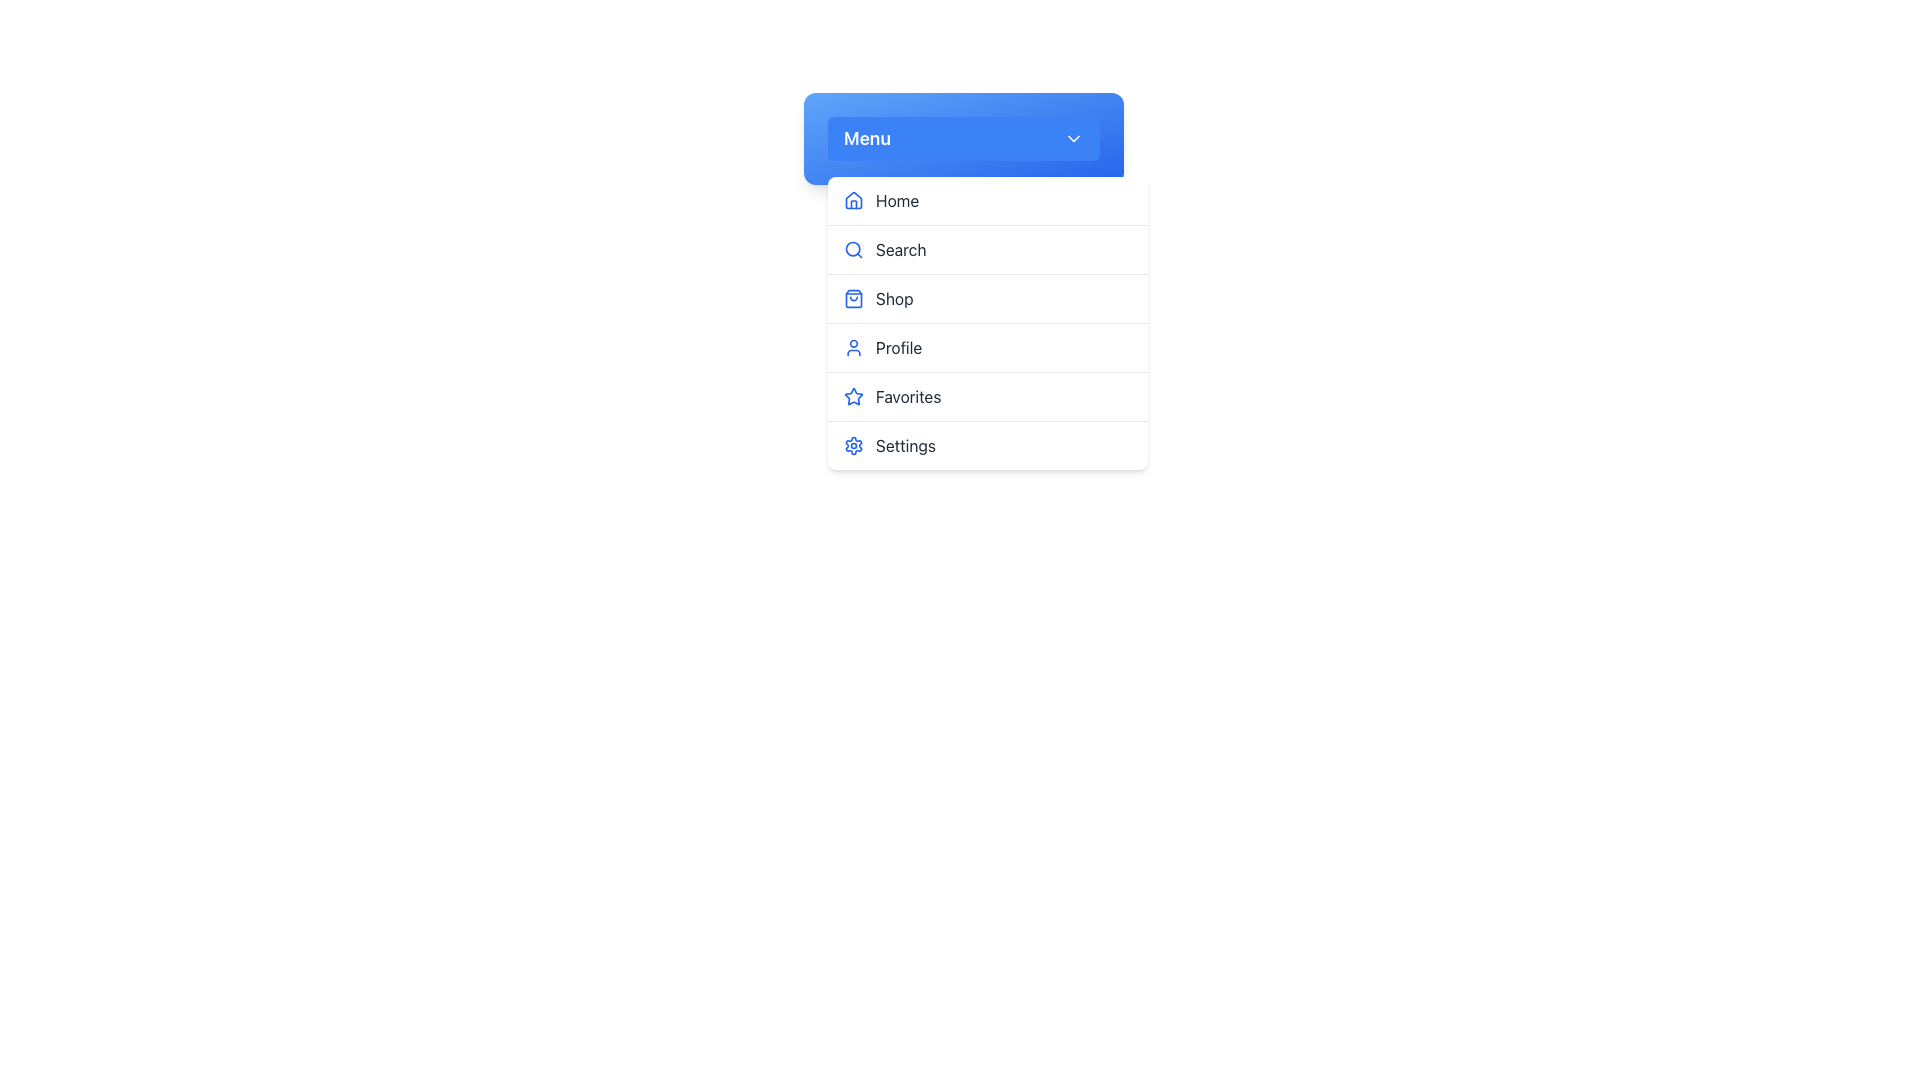 The image size is (1920, 1080). Describe the element at coordinates (988, 322) in the screenshot. I see `the fourth option titled 'Profile' in the dropdown menu, which is styled with a white background and rounded corners` at that location.